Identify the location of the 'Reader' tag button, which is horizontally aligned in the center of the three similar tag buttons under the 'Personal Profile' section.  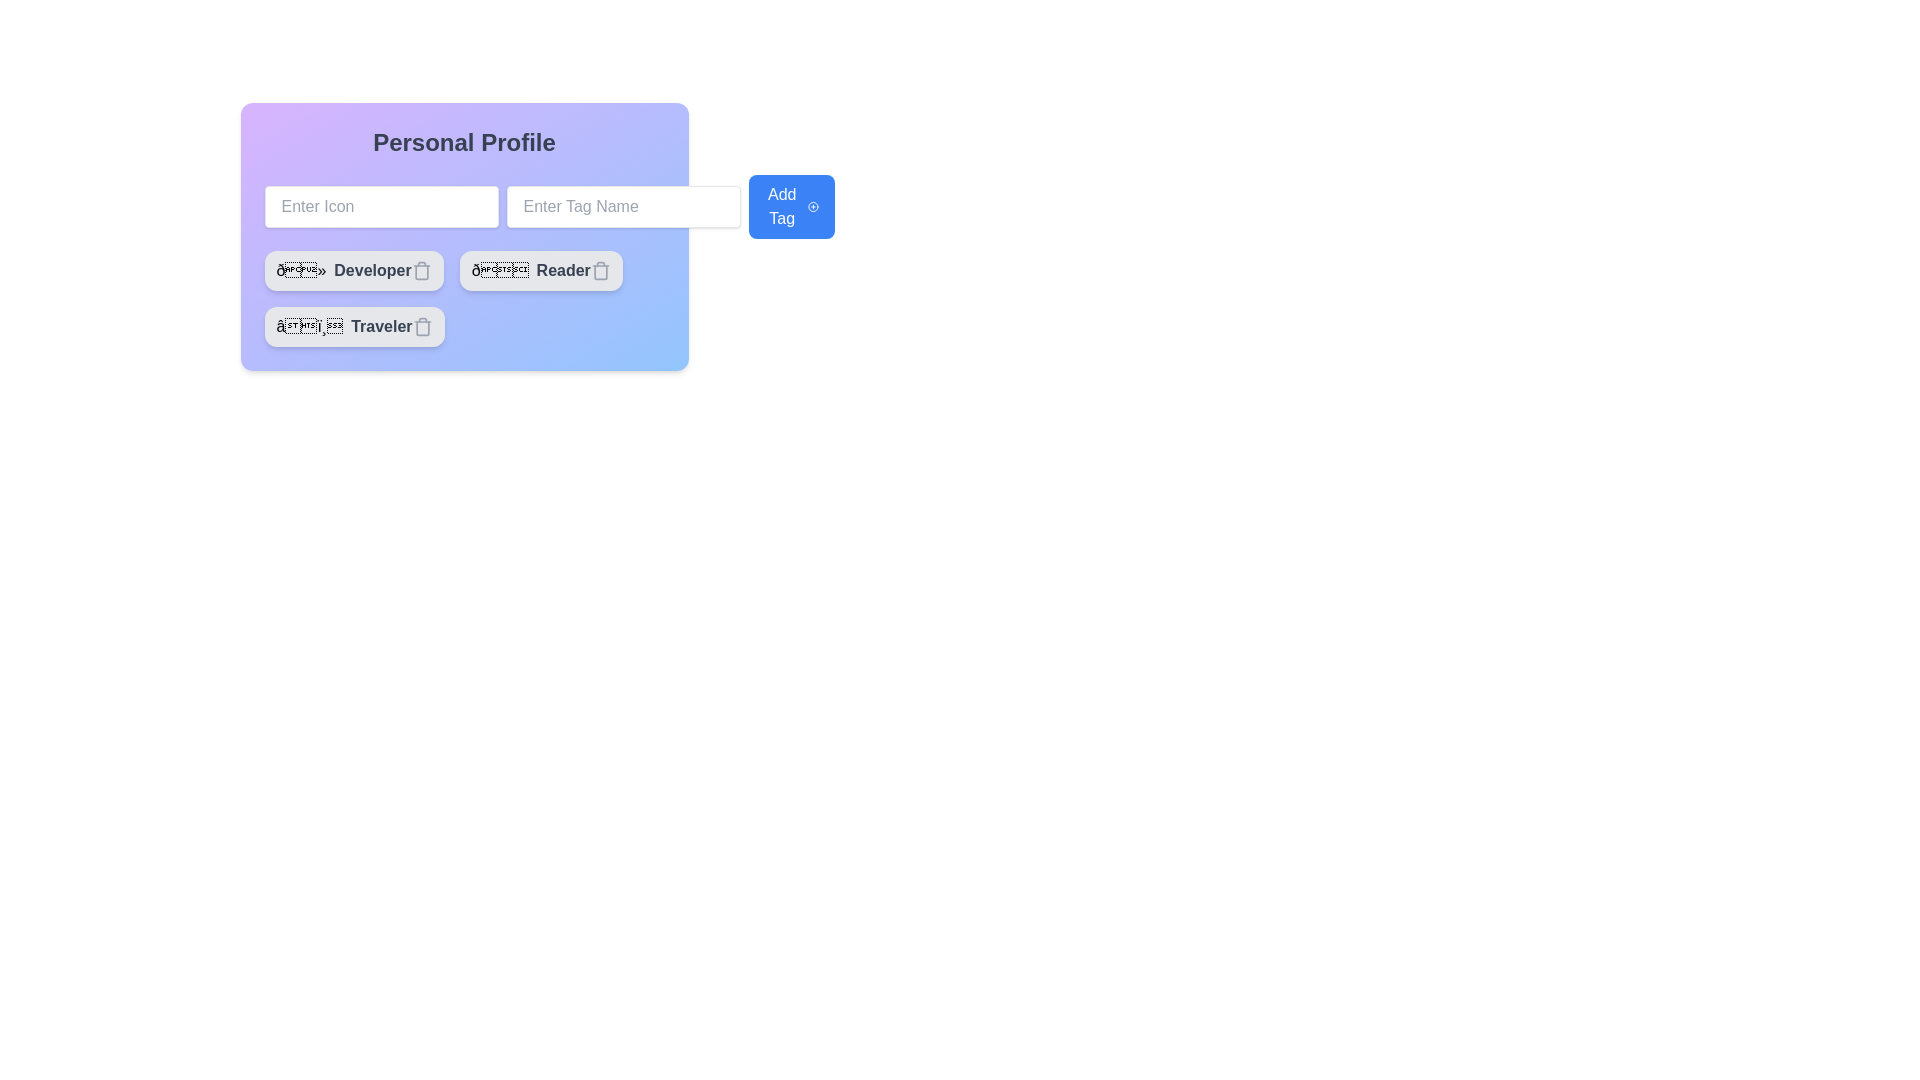
(541, 270).